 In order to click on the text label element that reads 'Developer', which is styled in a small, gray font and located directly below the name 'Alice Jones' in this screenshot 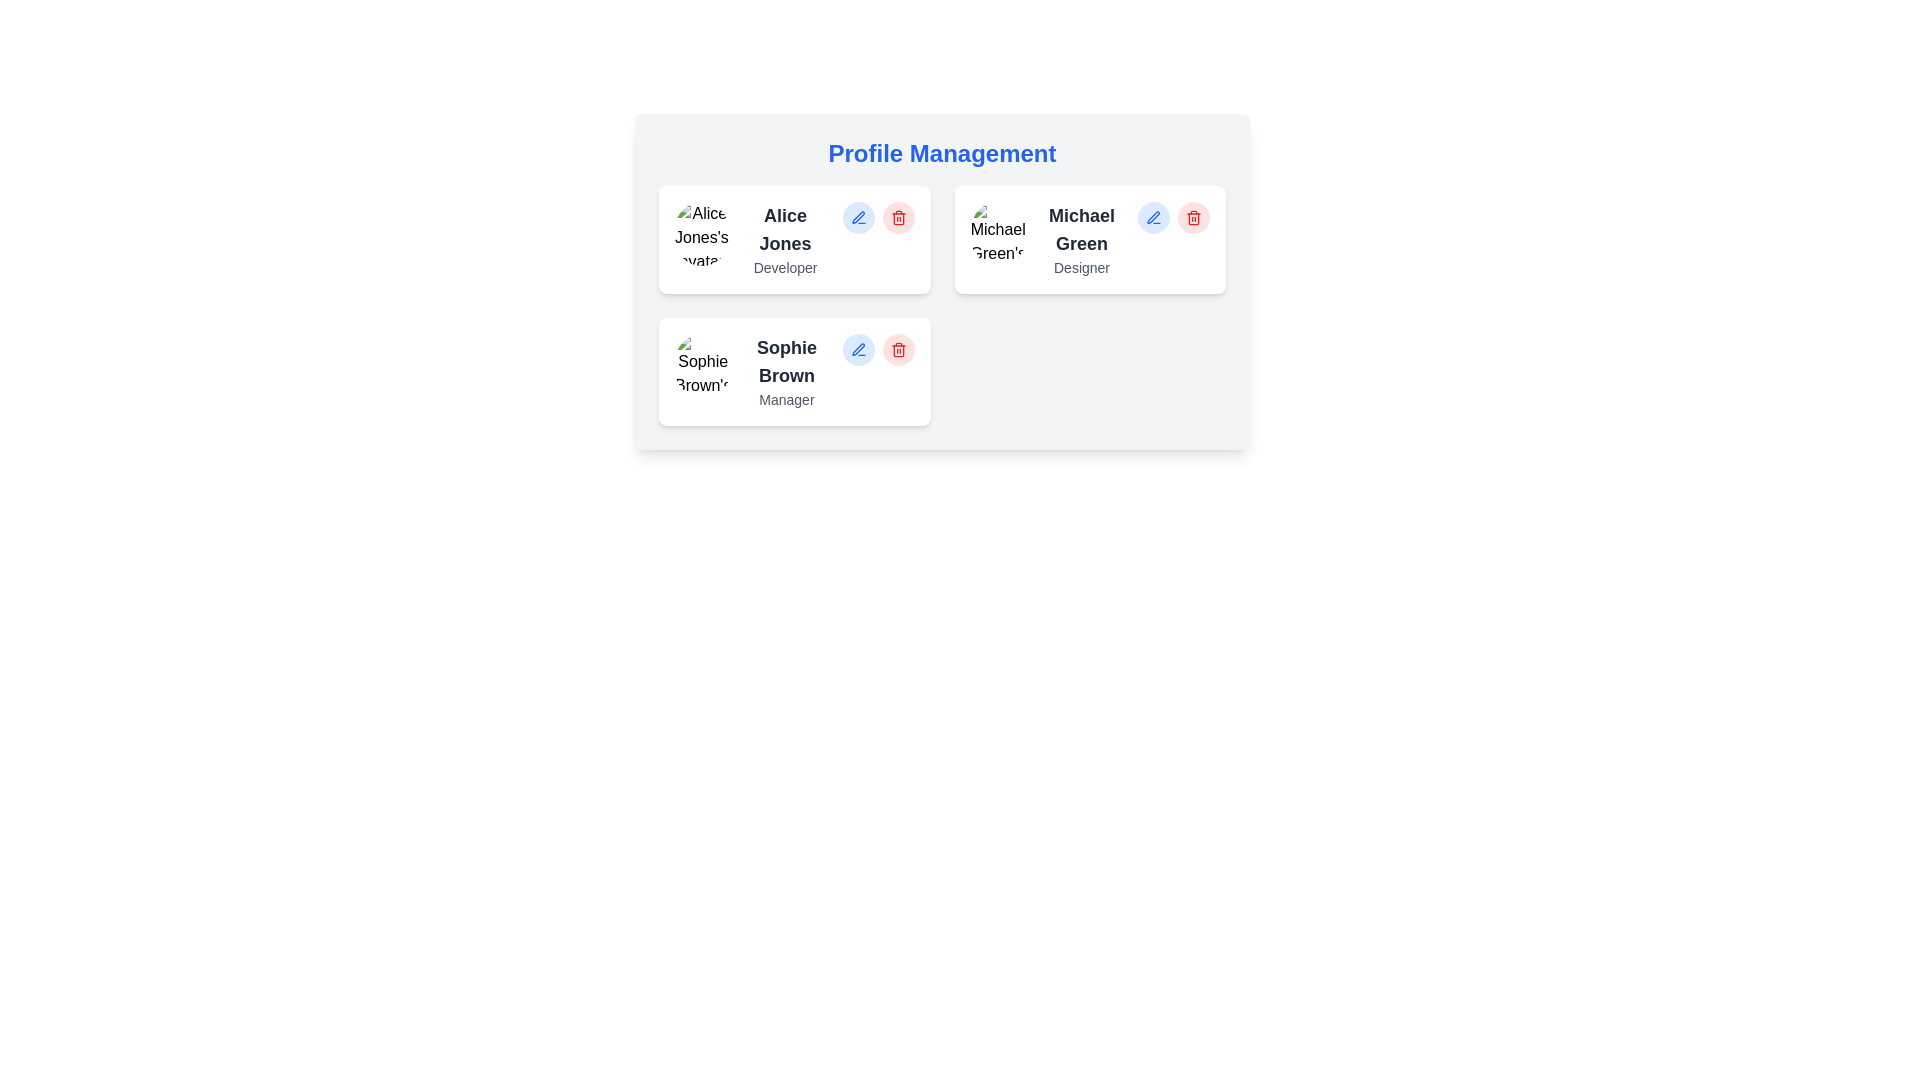, I will do `click(784, 266)`.